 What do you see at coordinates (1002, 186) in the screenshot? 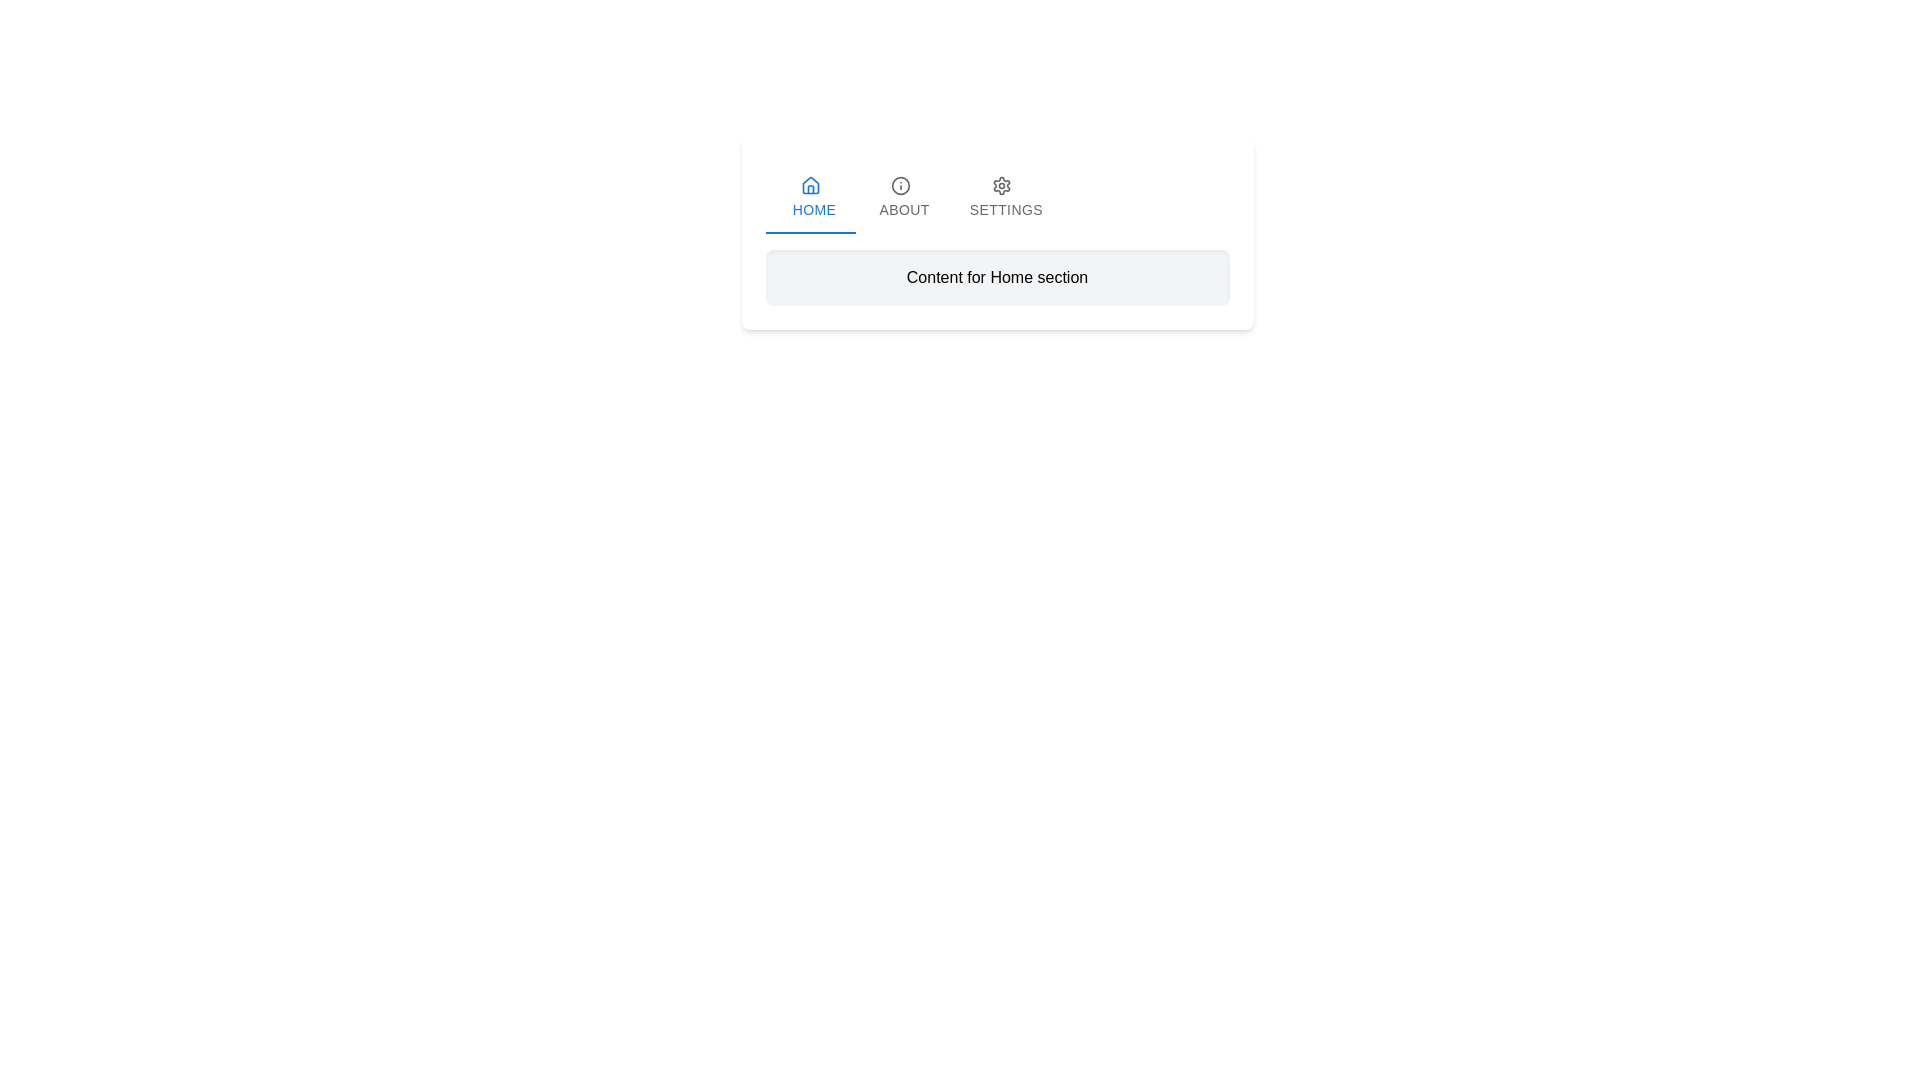
I see `the settings icon located in the navigation bar above the 'Settings' text` at bounding box center [1002, 186].